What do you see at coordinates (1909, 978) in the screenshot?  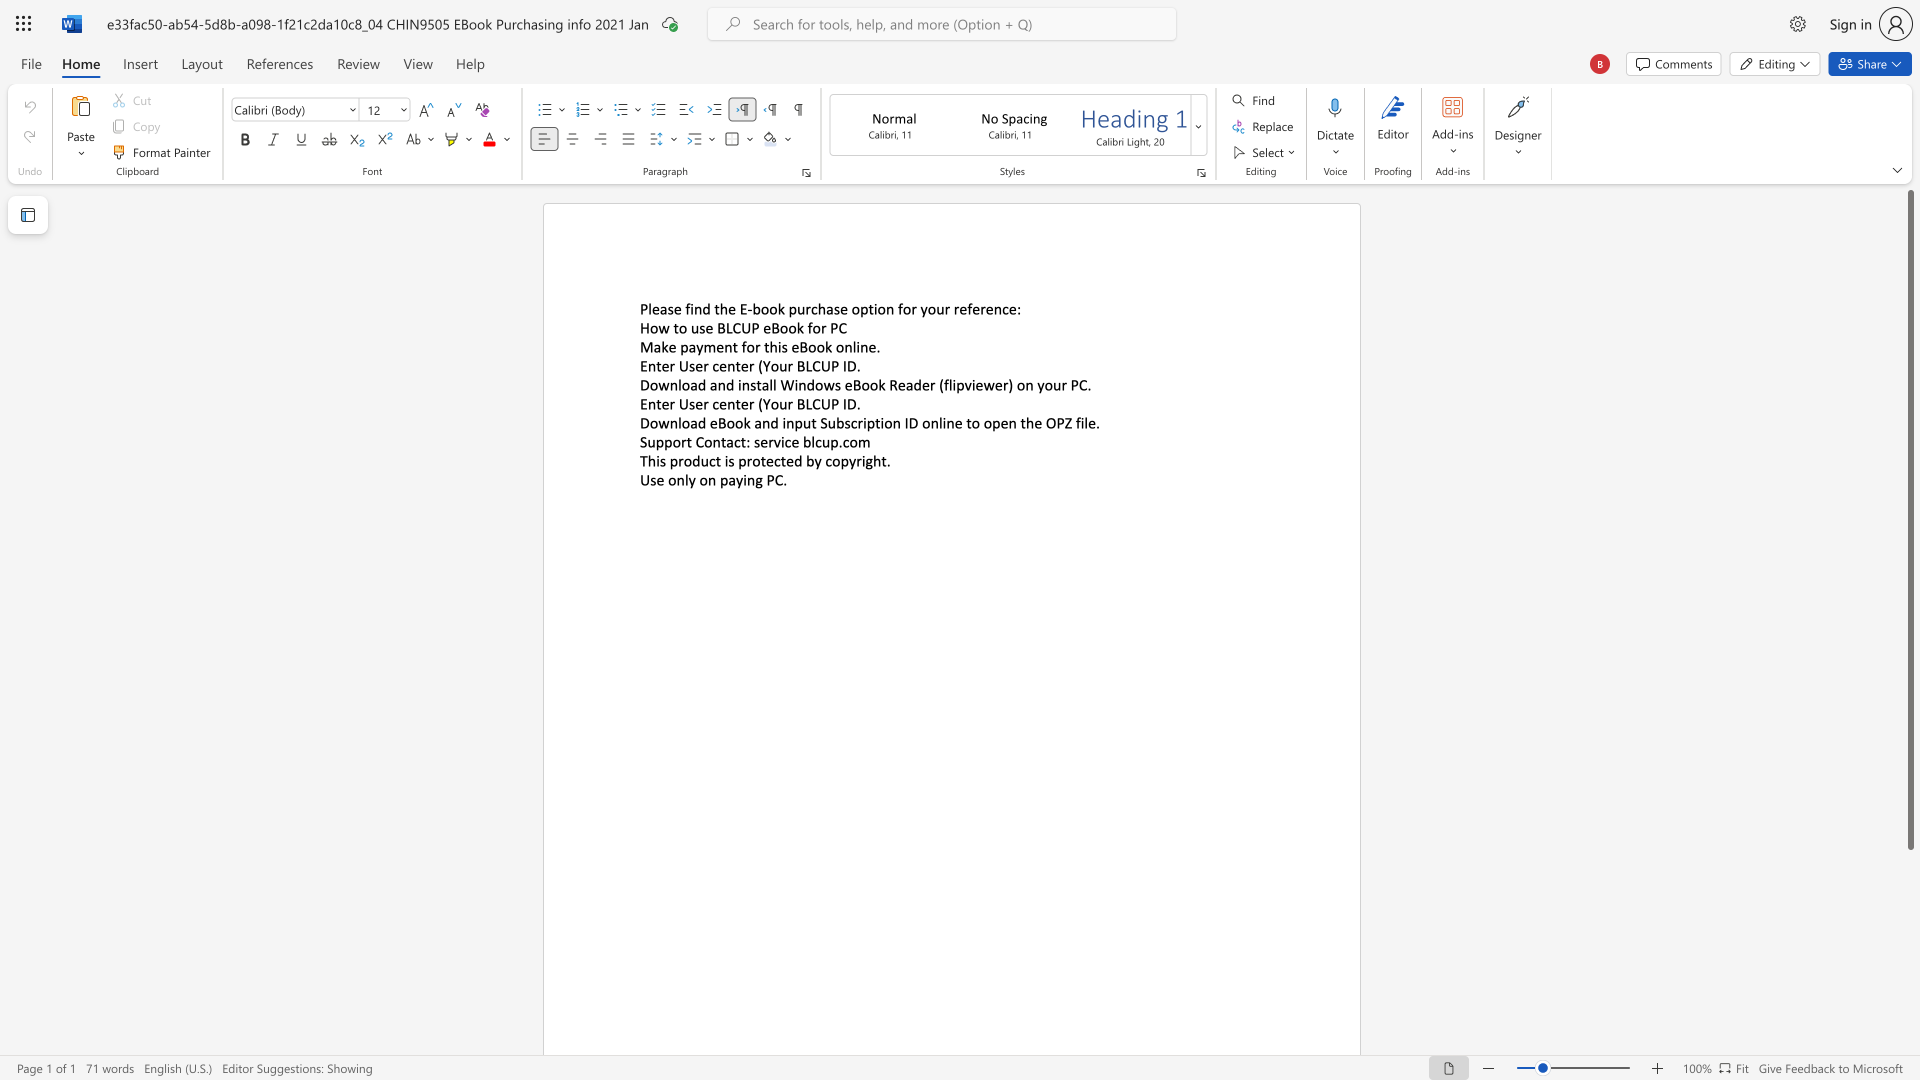 I see `the scrollbar to slide the page down` at bounding box center [1909, 978].